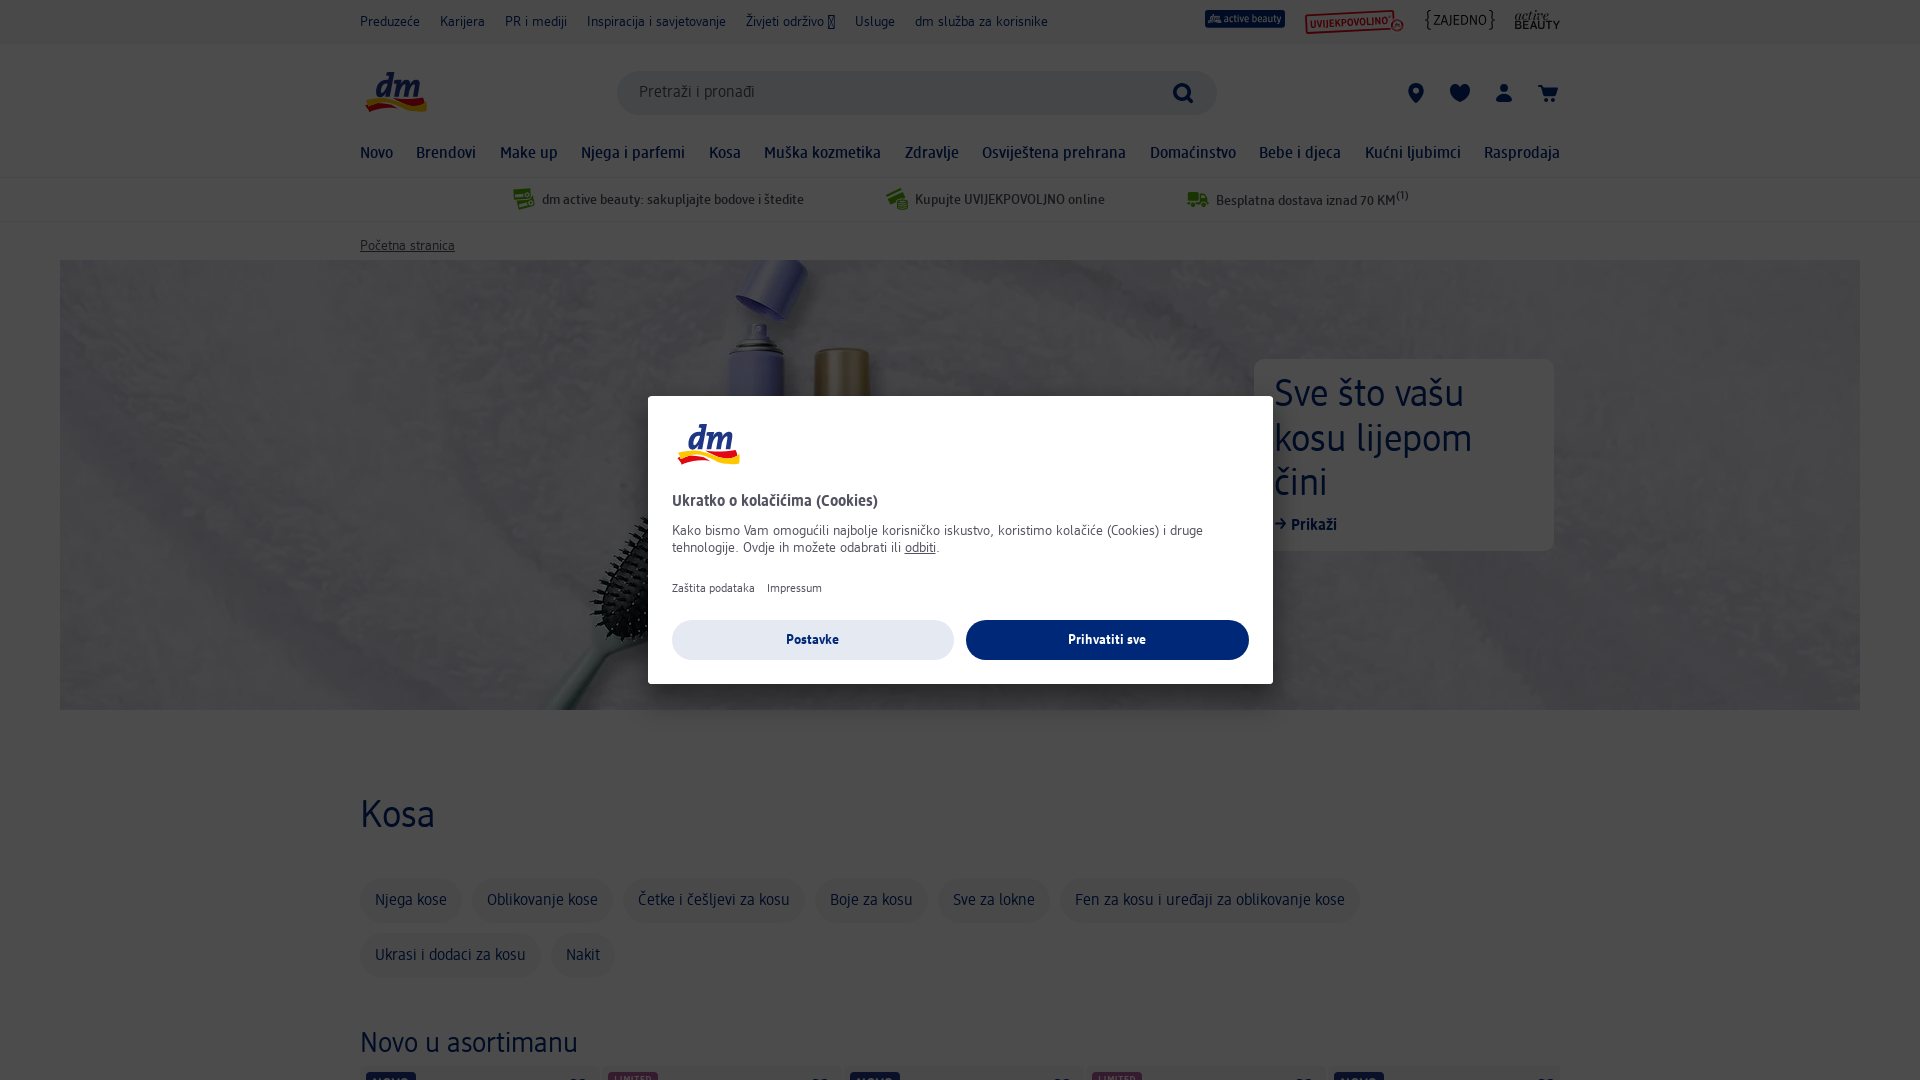  What do you see at coordinates (922, 153) in the screenshot?
I see `'Zdravlje'` at bounding box center [922, 153].